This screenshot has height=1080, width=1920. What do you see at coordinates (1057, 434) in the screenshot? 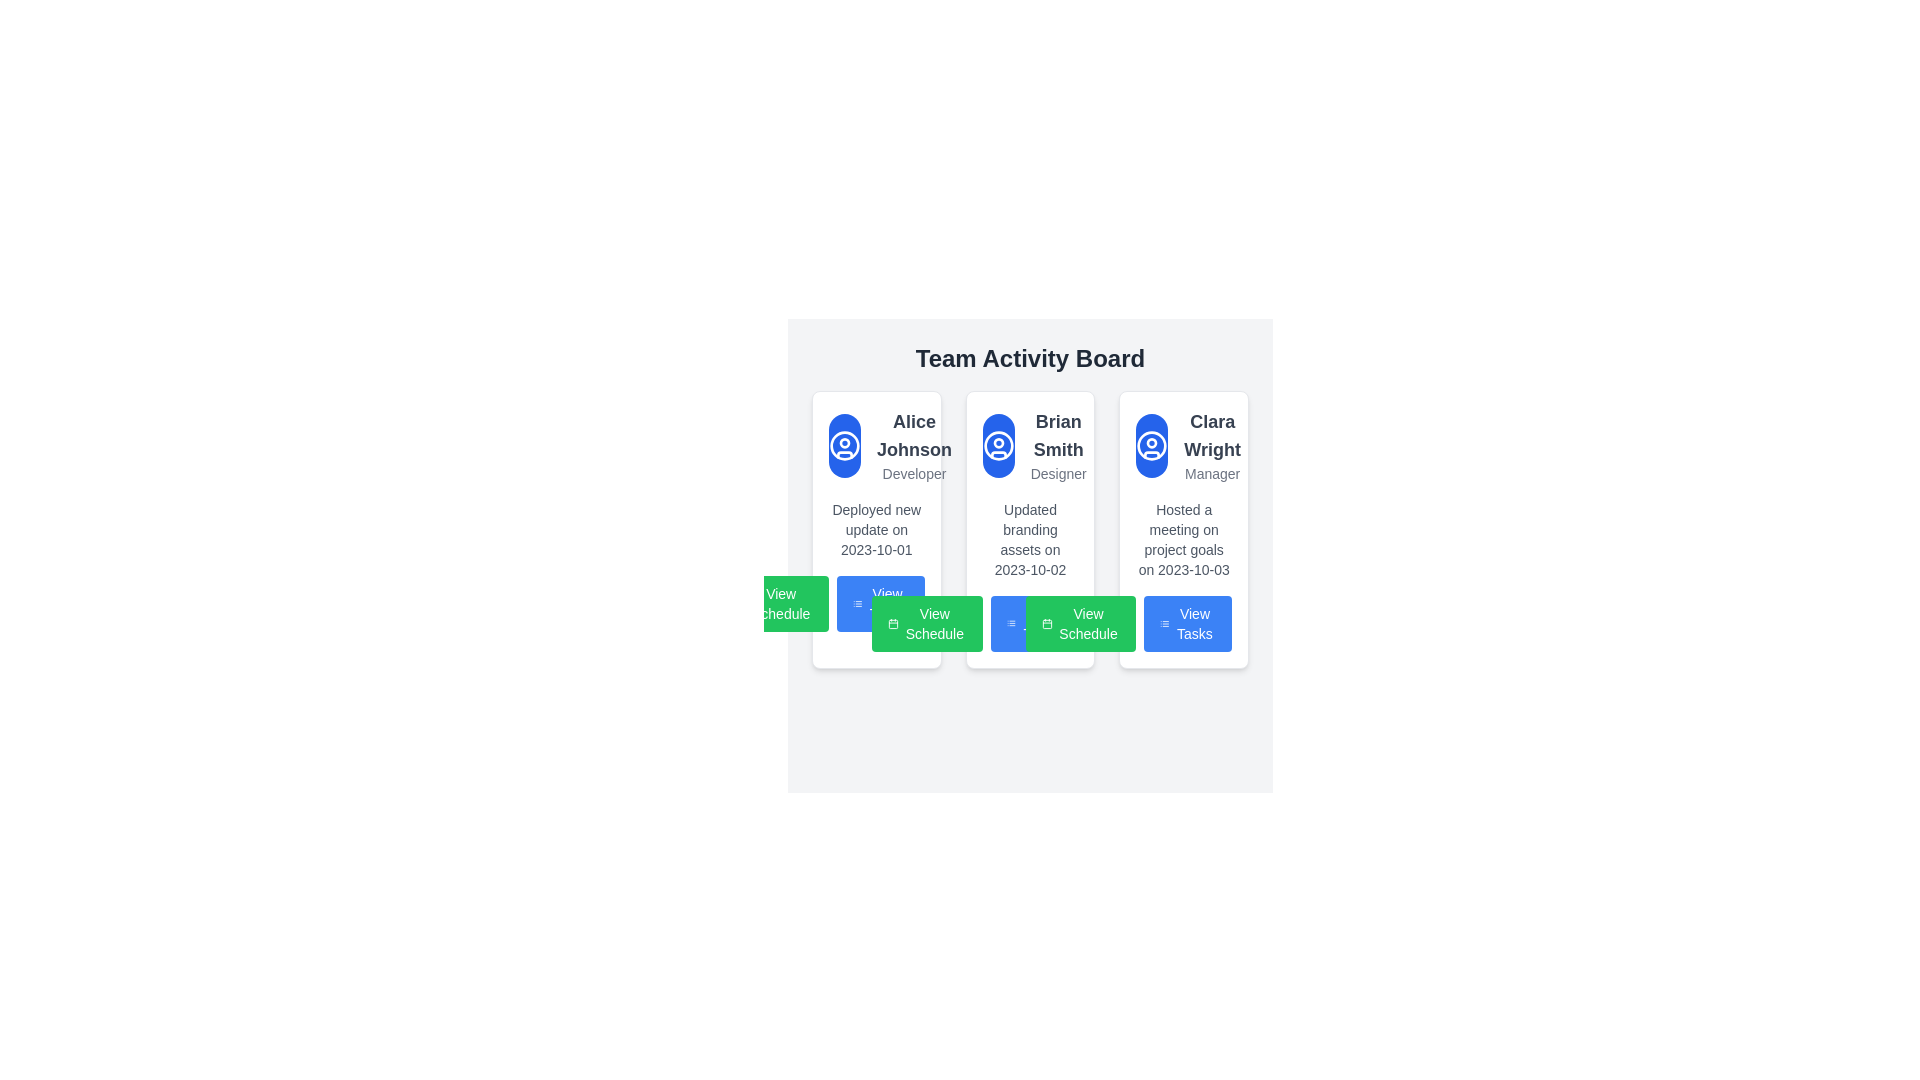
I see `the bold, gray text label displaying 'Brian Smith' that is prominently positioned in the second card of the 'Team Activity Board', located above 'Designer' and below the person icon` at bounding box center [1057, 434].